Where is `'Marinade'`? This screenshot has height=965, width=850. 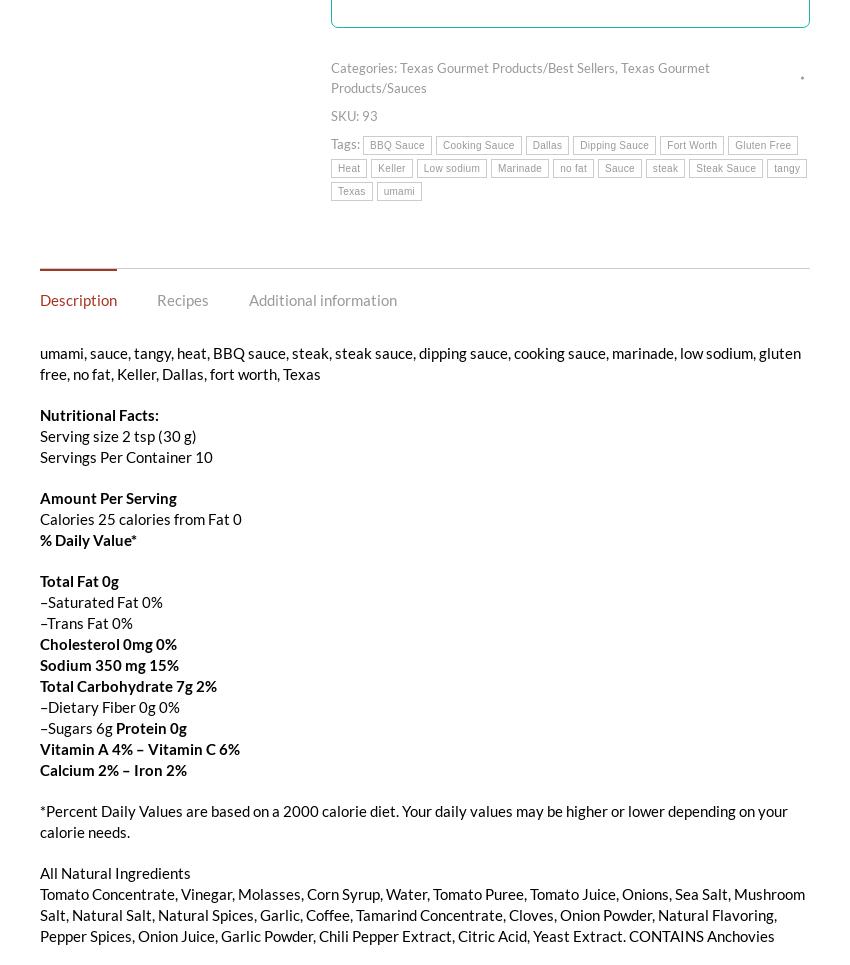 'Marinade' is located at coordinates (519, 166).